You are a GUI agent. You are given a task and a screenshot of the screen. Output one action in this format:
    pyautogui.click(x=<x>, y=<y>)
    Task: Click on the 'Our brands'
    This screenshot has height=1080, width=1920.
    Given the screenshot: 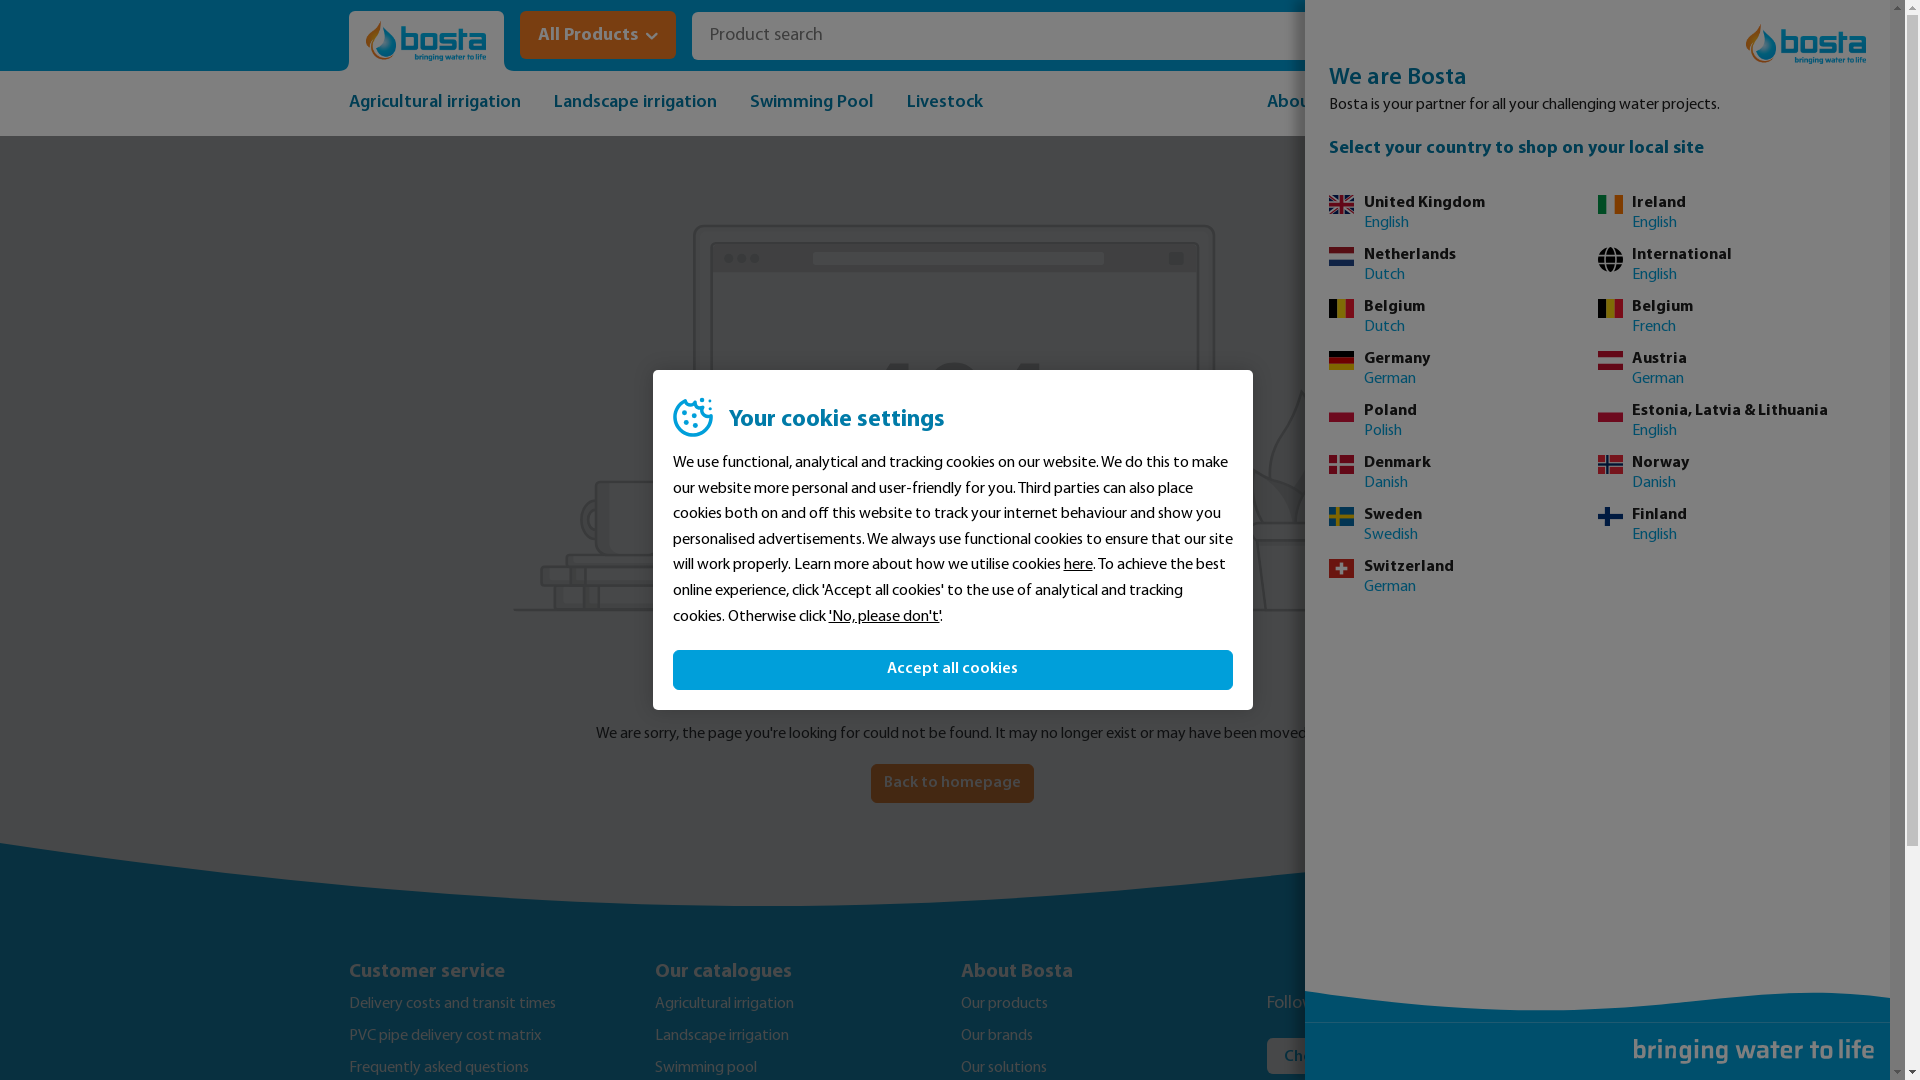 What is the action you would take?
    pyautogui.click(x=960, y=1035)
    